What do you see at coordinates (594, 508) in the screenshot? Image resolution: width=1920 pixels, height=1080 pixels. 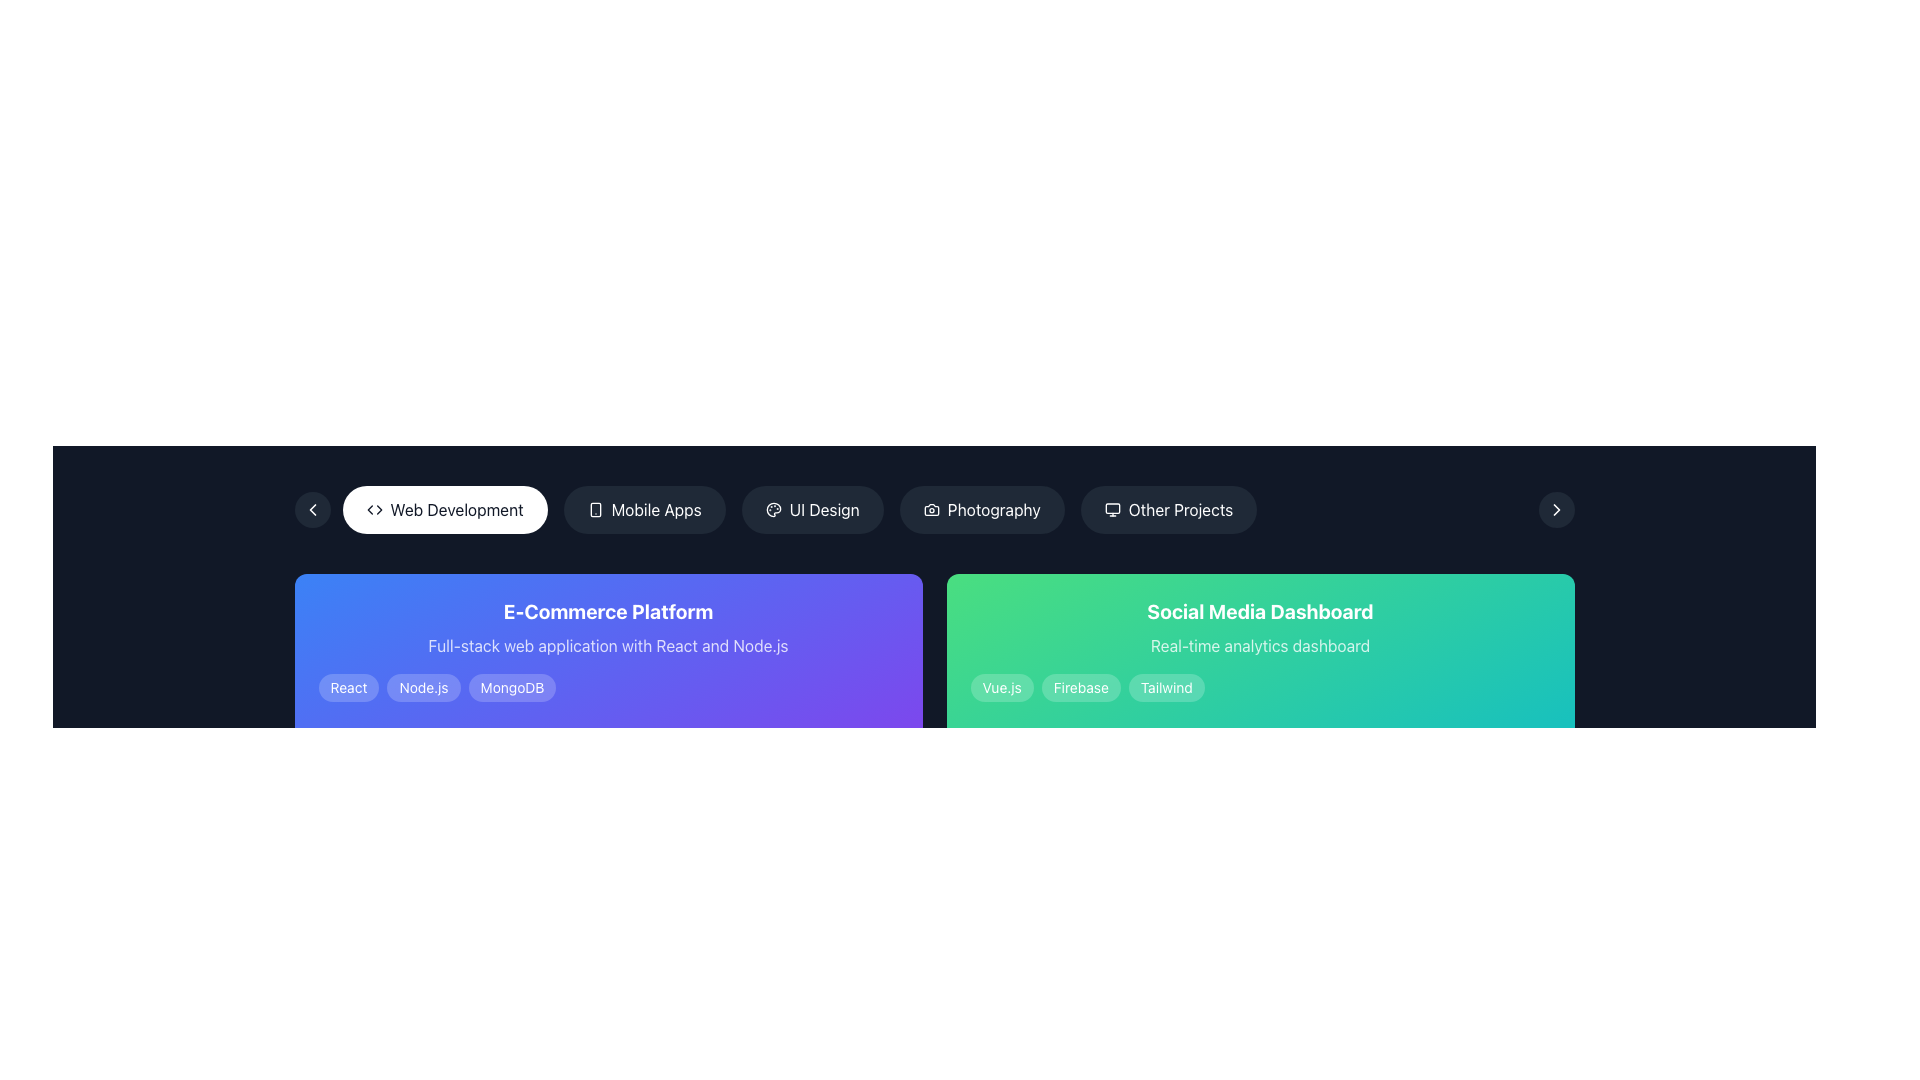 I see `the smartphone icon element located in the top-center area of the navigation bar, which is represented as a rectangular shape with rounded corners` at bounding box center [594, 508].